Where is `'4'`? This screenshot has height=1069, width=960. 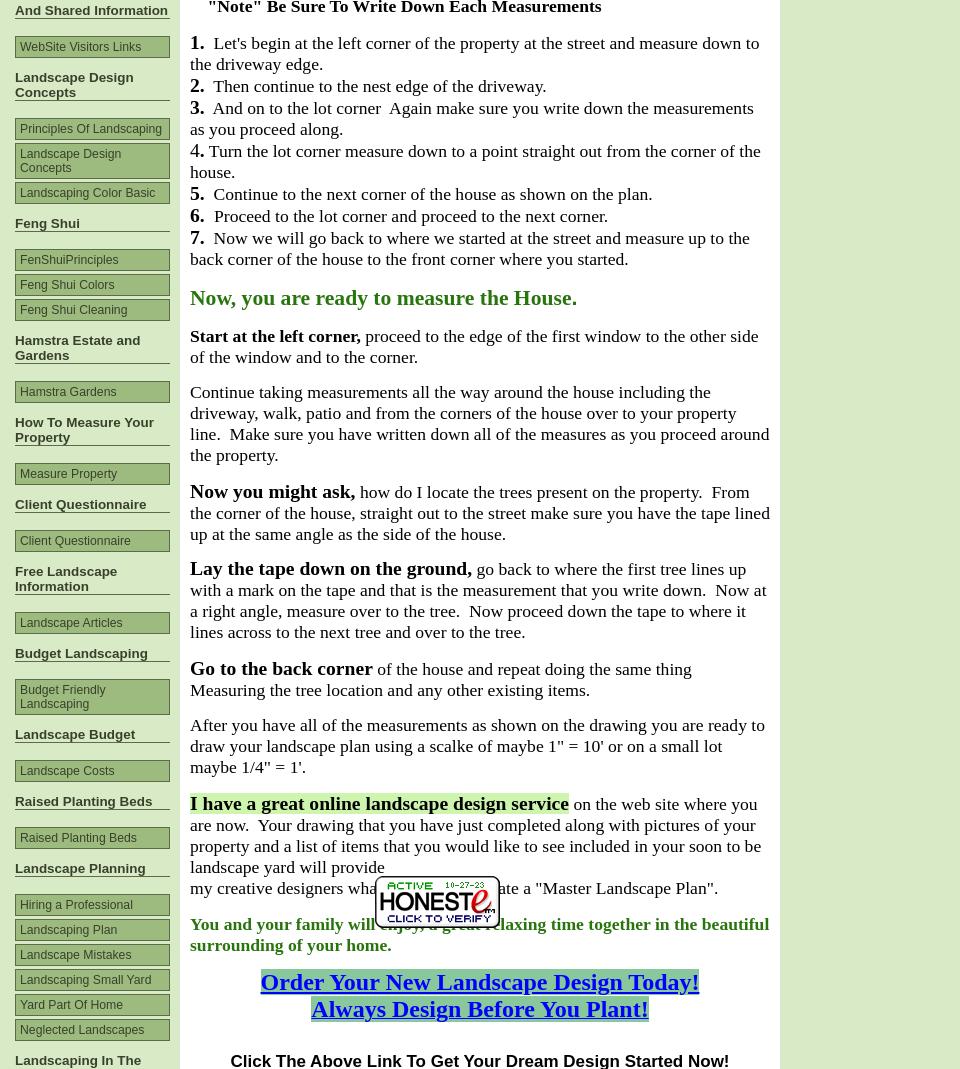 '4' is located at coordinates (194, 150).